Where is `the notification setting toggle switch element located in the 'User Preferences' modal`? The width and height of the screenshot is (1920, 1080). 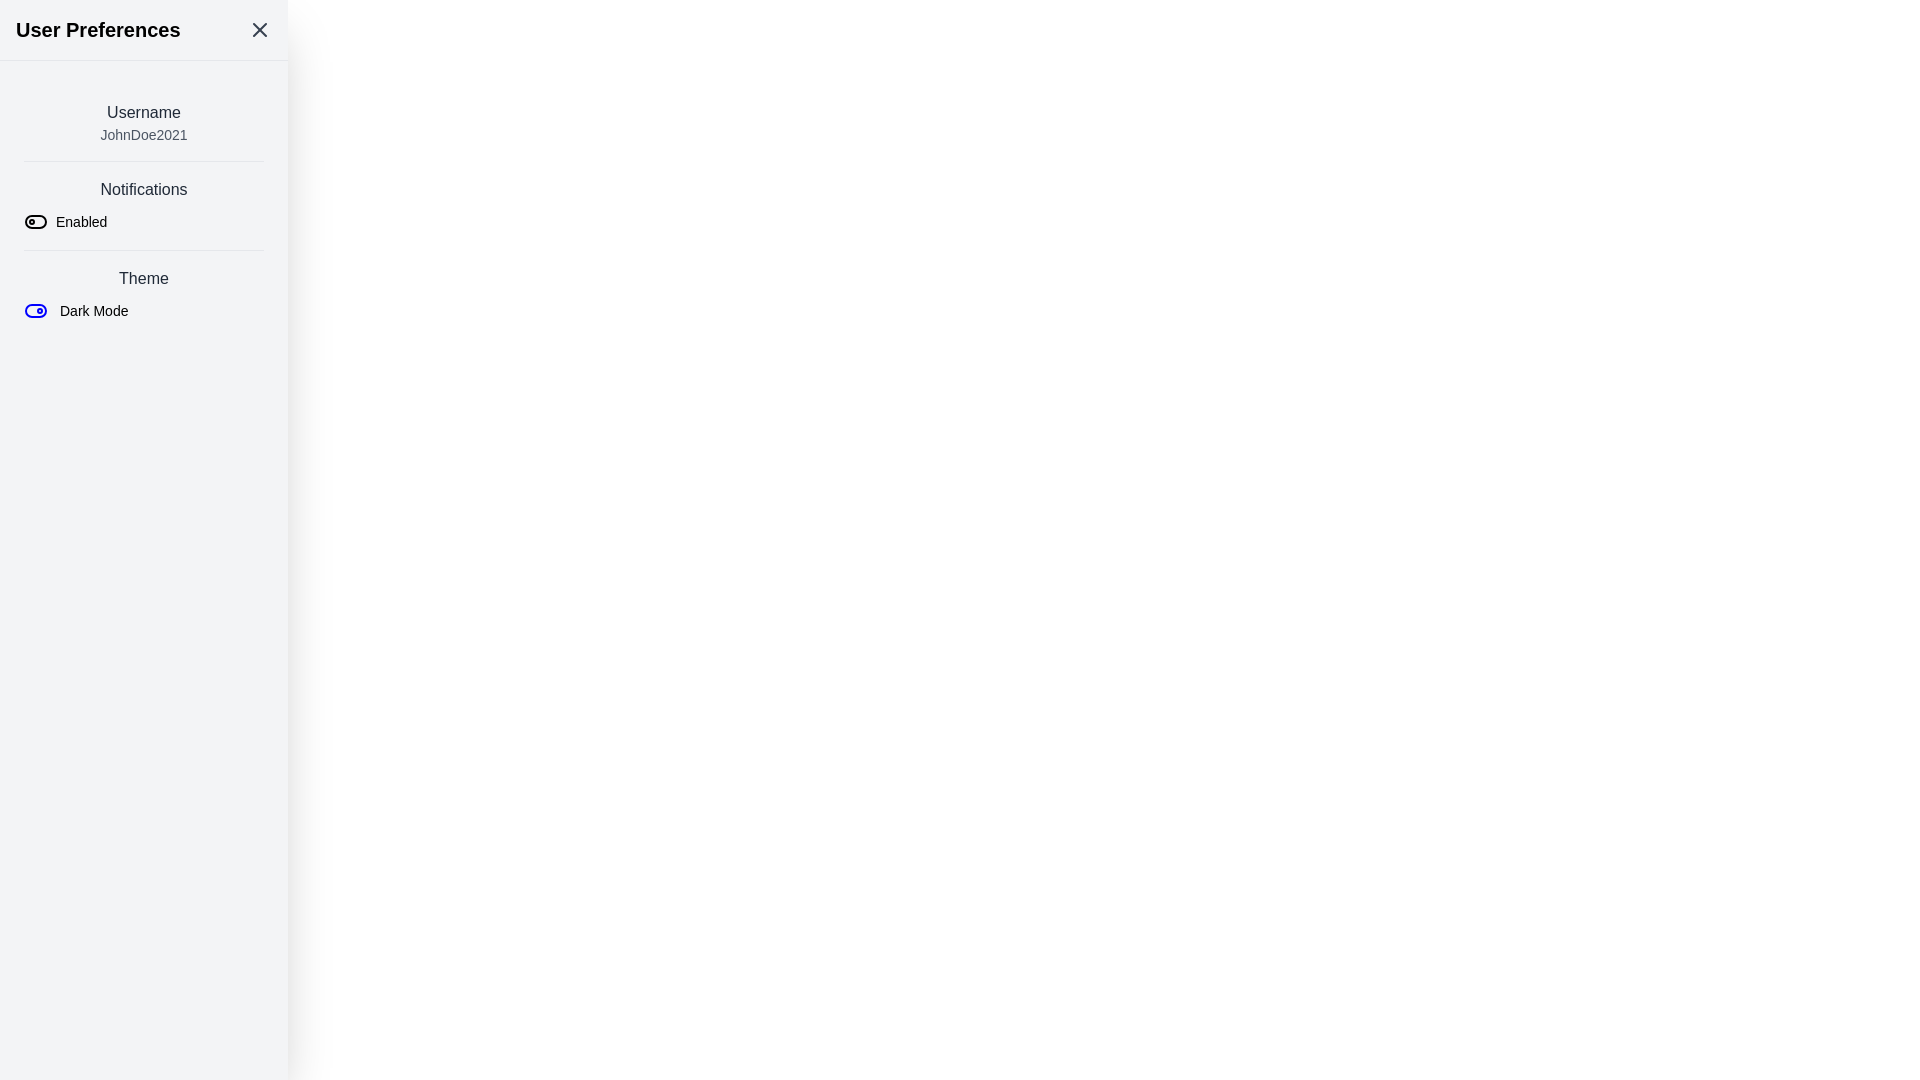 the notification setting toggle switch element located in the 'User Preferences' modal is located at coordinates (143, 206).